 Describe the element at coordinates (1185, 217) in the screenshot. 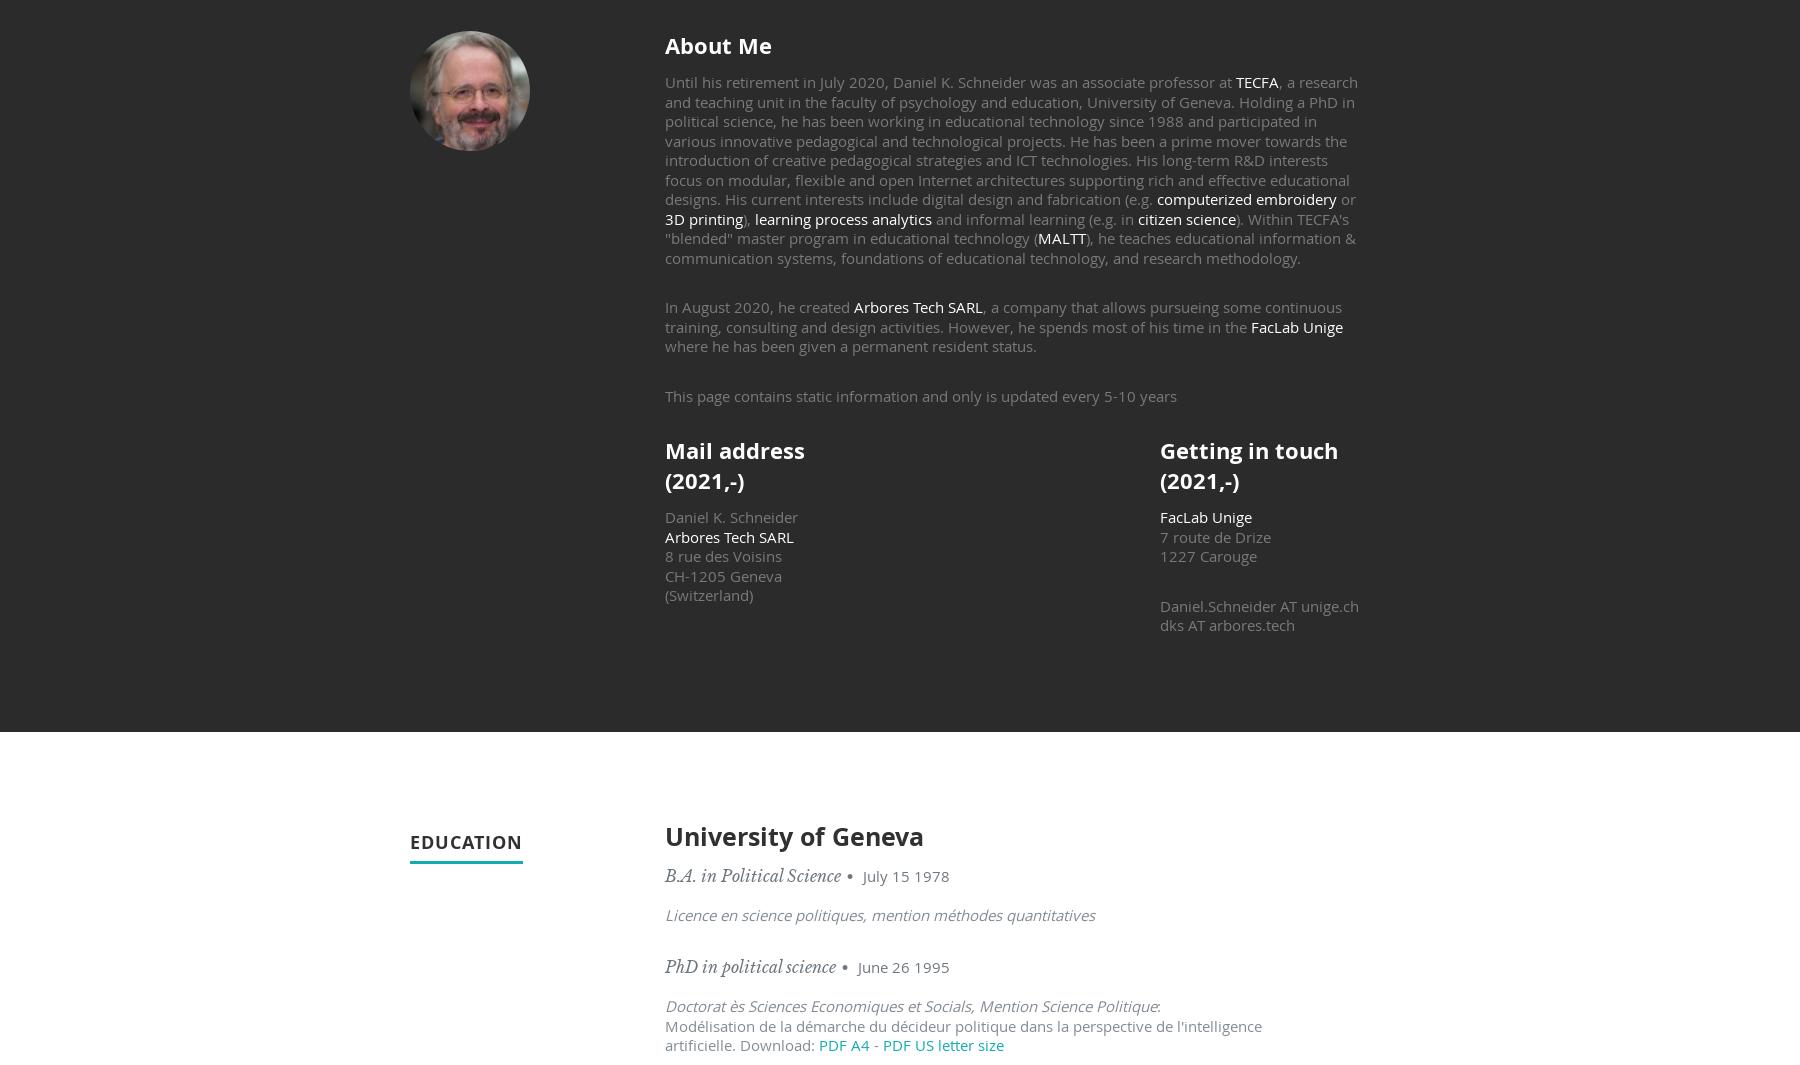

I see `'citizen science'` at that location.